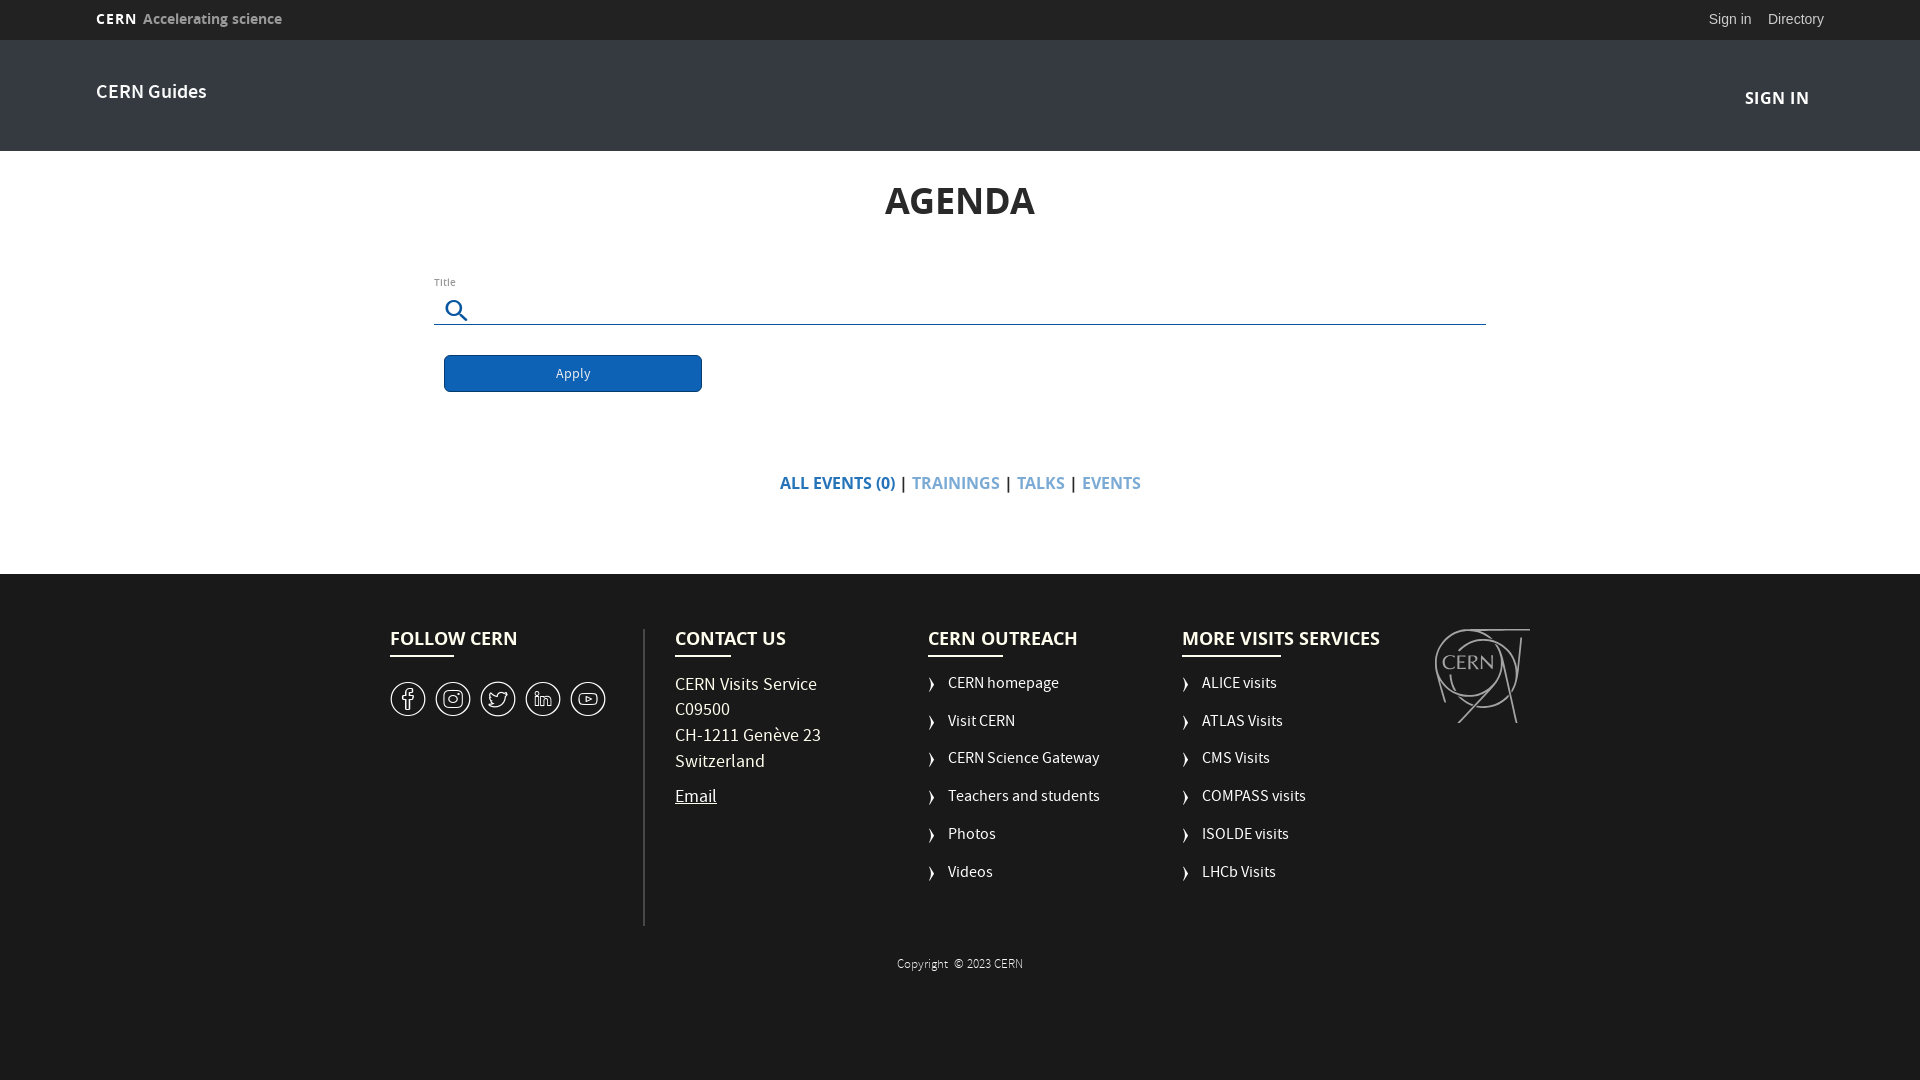 The image size is (1920, 1080). Describe the element at coordinates (451, 698) in the screenshot. I see `'J'` at that location.